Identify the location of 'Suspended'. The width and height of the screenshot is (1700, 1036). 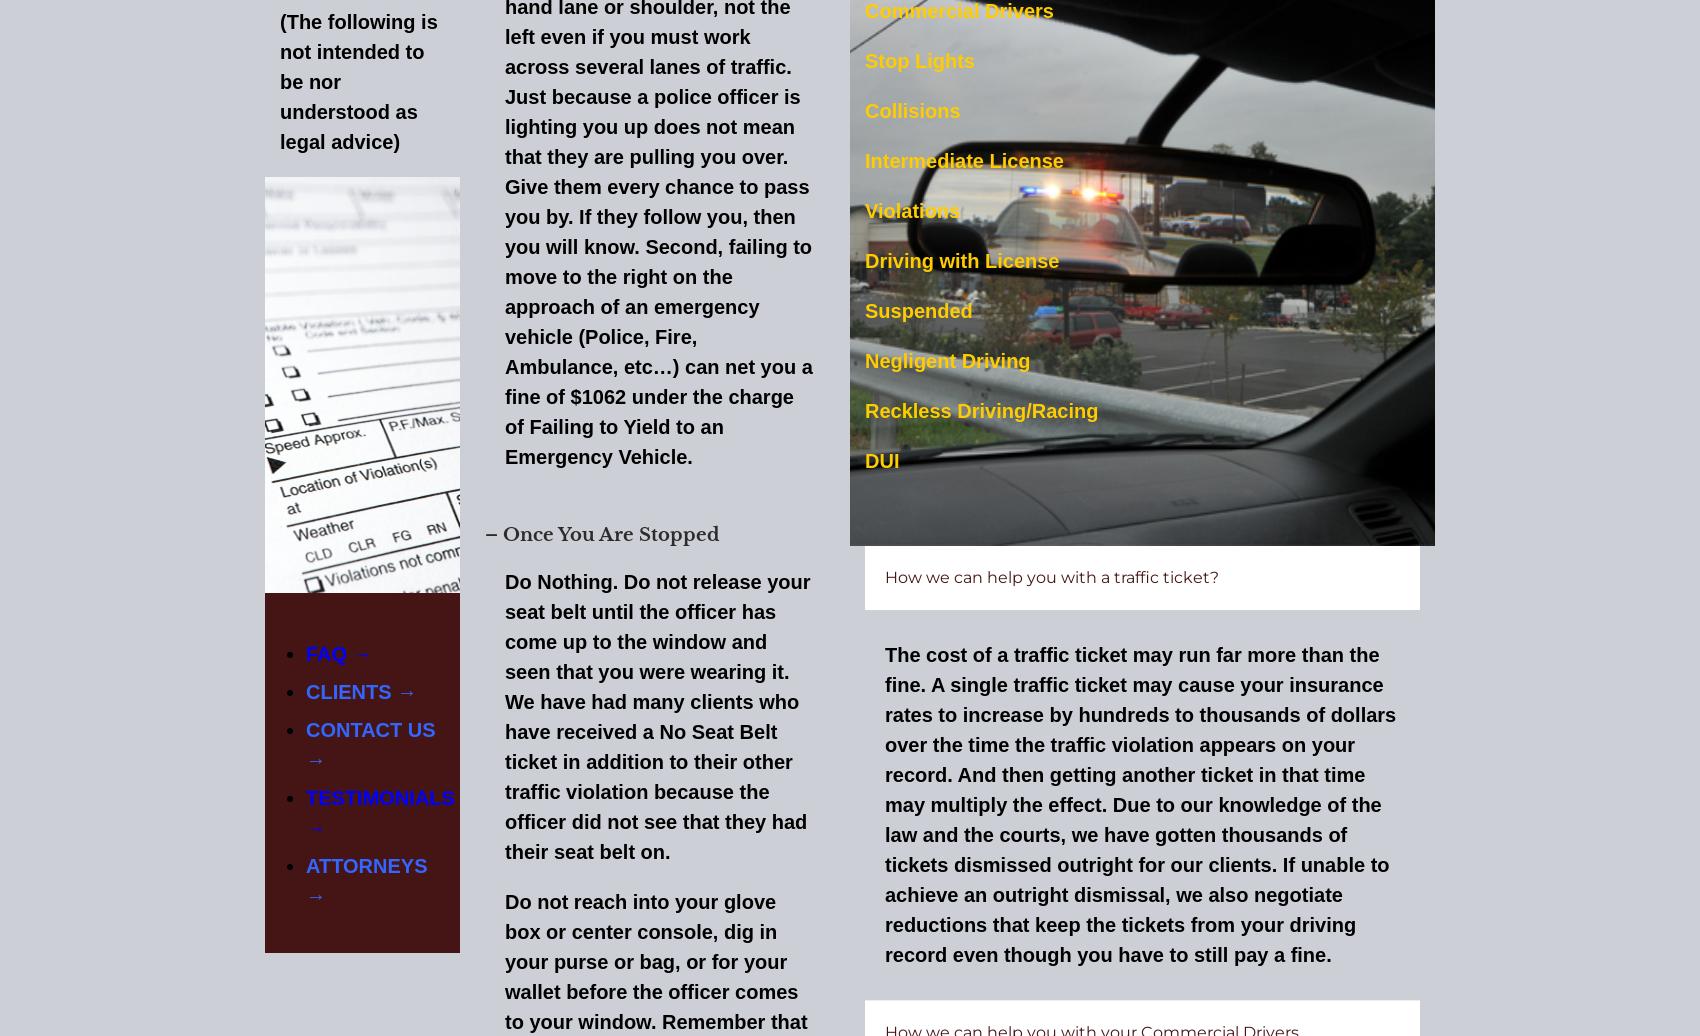
(918, 309).